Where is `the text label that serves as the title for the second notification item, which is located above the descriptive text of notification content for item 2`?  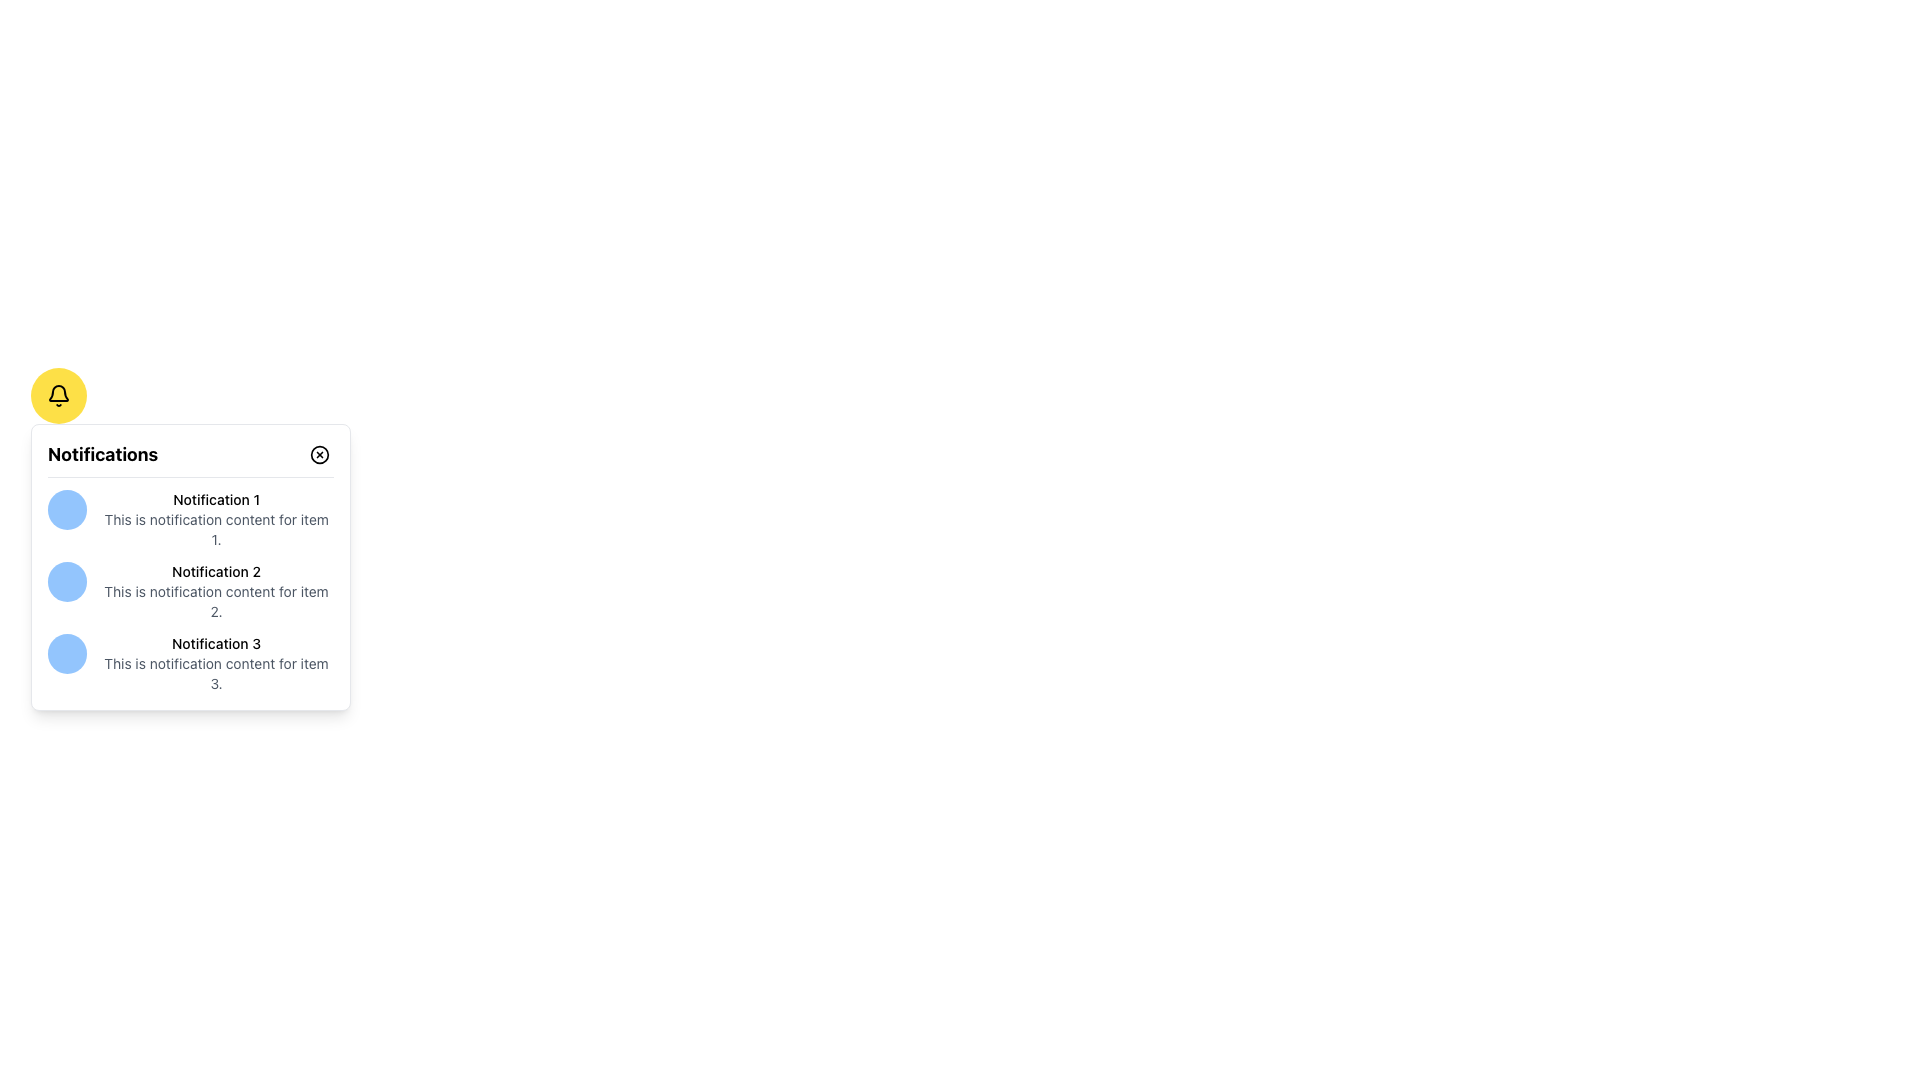 the text label that serves as the title for the second notification item, which is located above the descriptive text of notification content for item 2 is located at coordinates (216, 571).